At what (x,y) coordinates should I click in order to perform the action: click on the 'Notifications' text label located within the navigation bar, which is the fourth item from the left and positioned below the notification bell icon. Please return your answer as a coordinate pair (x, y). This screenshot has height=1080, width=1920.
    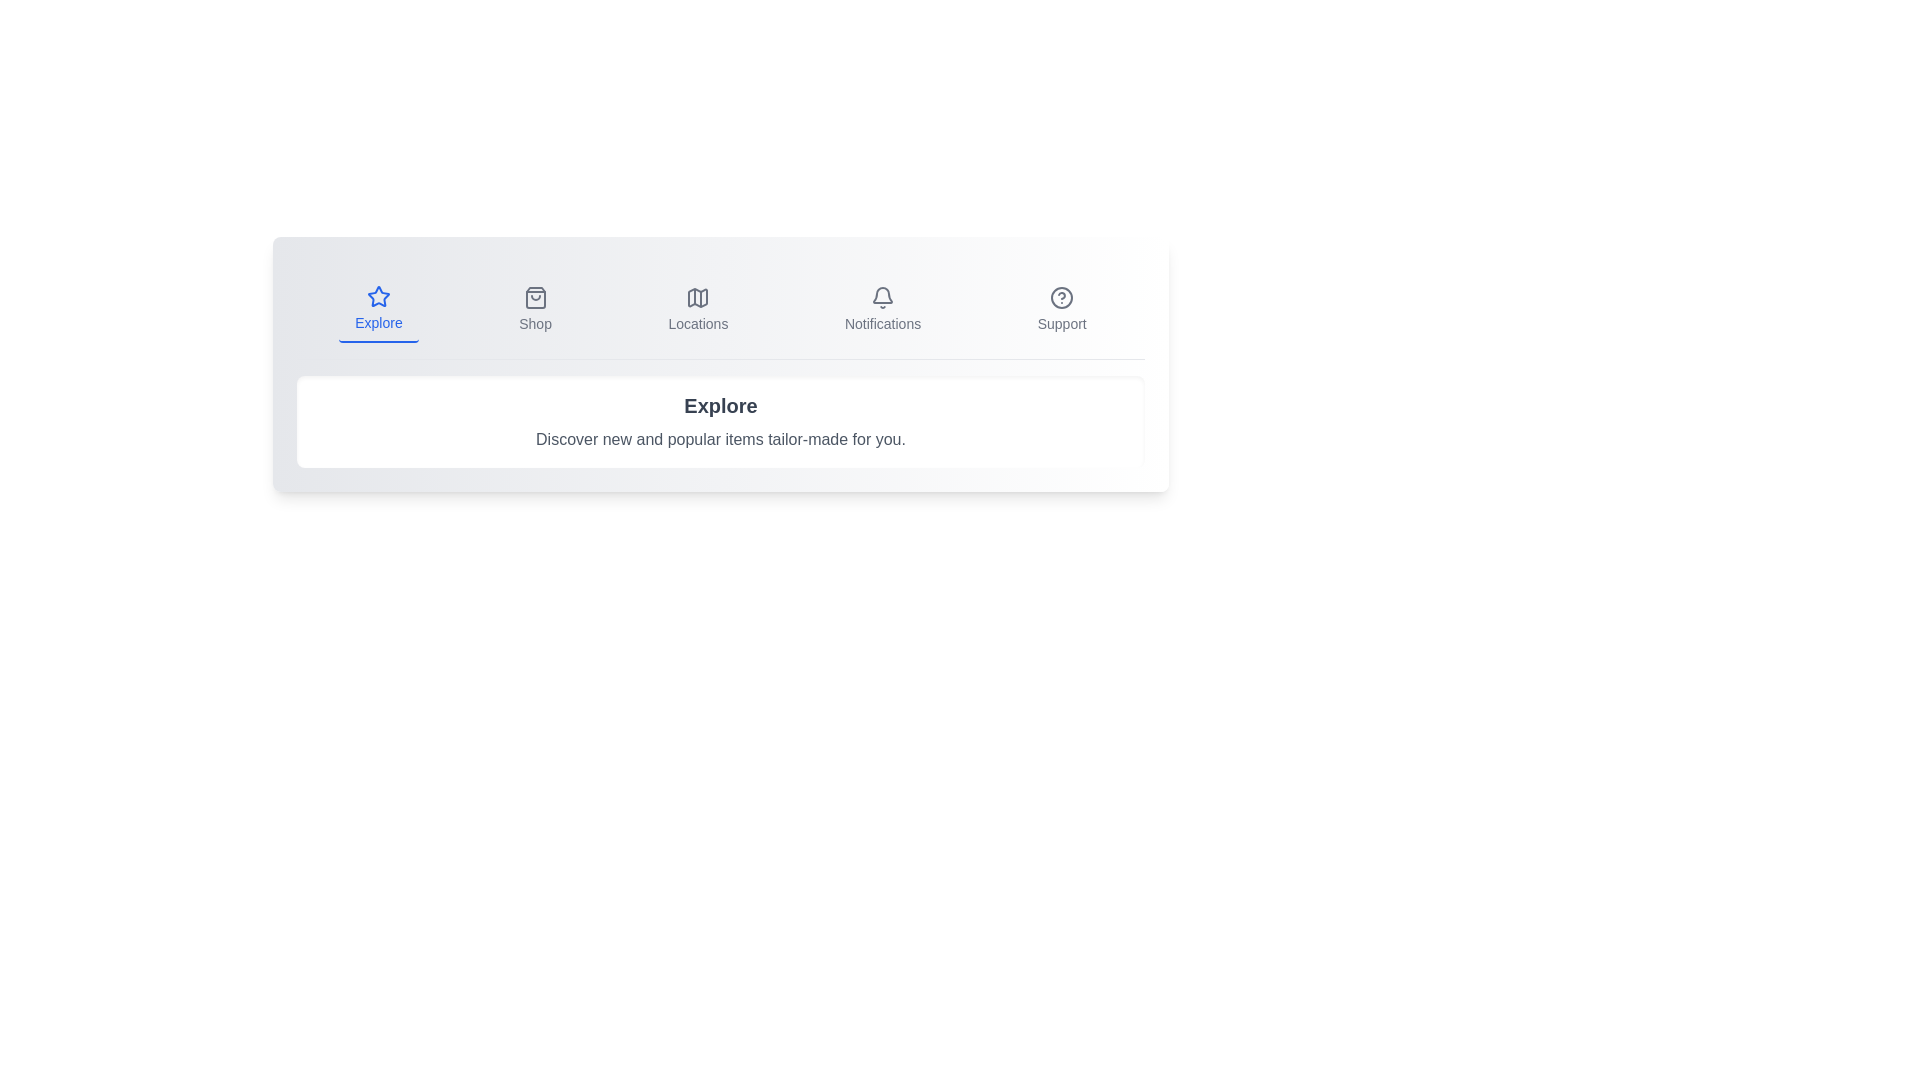
    Looking at the image, I should click on (882, 323).